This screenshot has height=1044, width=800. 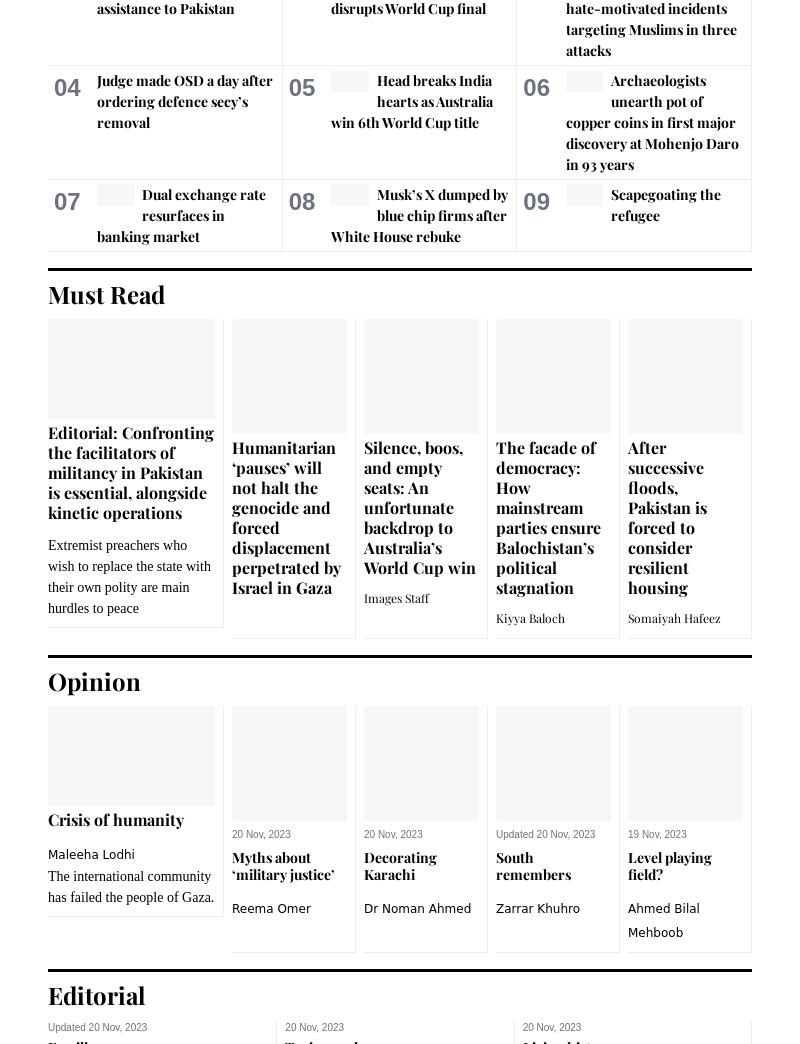 I want to click on 'After successive floods, Pakistan is forced to consider resilient housing', so click(x=667, y=516).